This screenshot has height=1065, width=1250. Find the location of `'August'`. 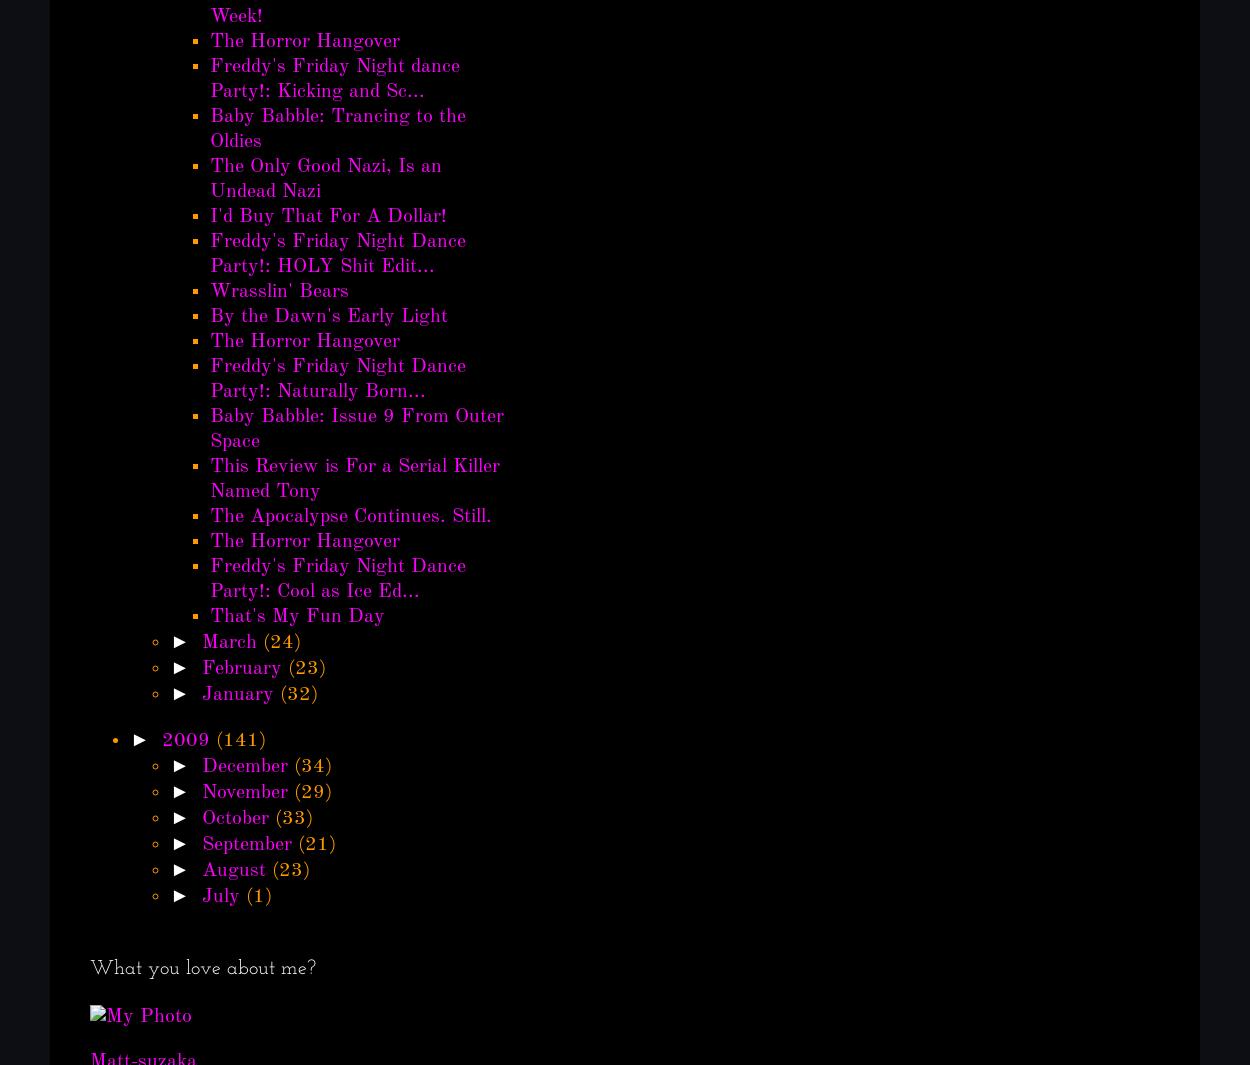

'August' is located at coordinates (232, 870).